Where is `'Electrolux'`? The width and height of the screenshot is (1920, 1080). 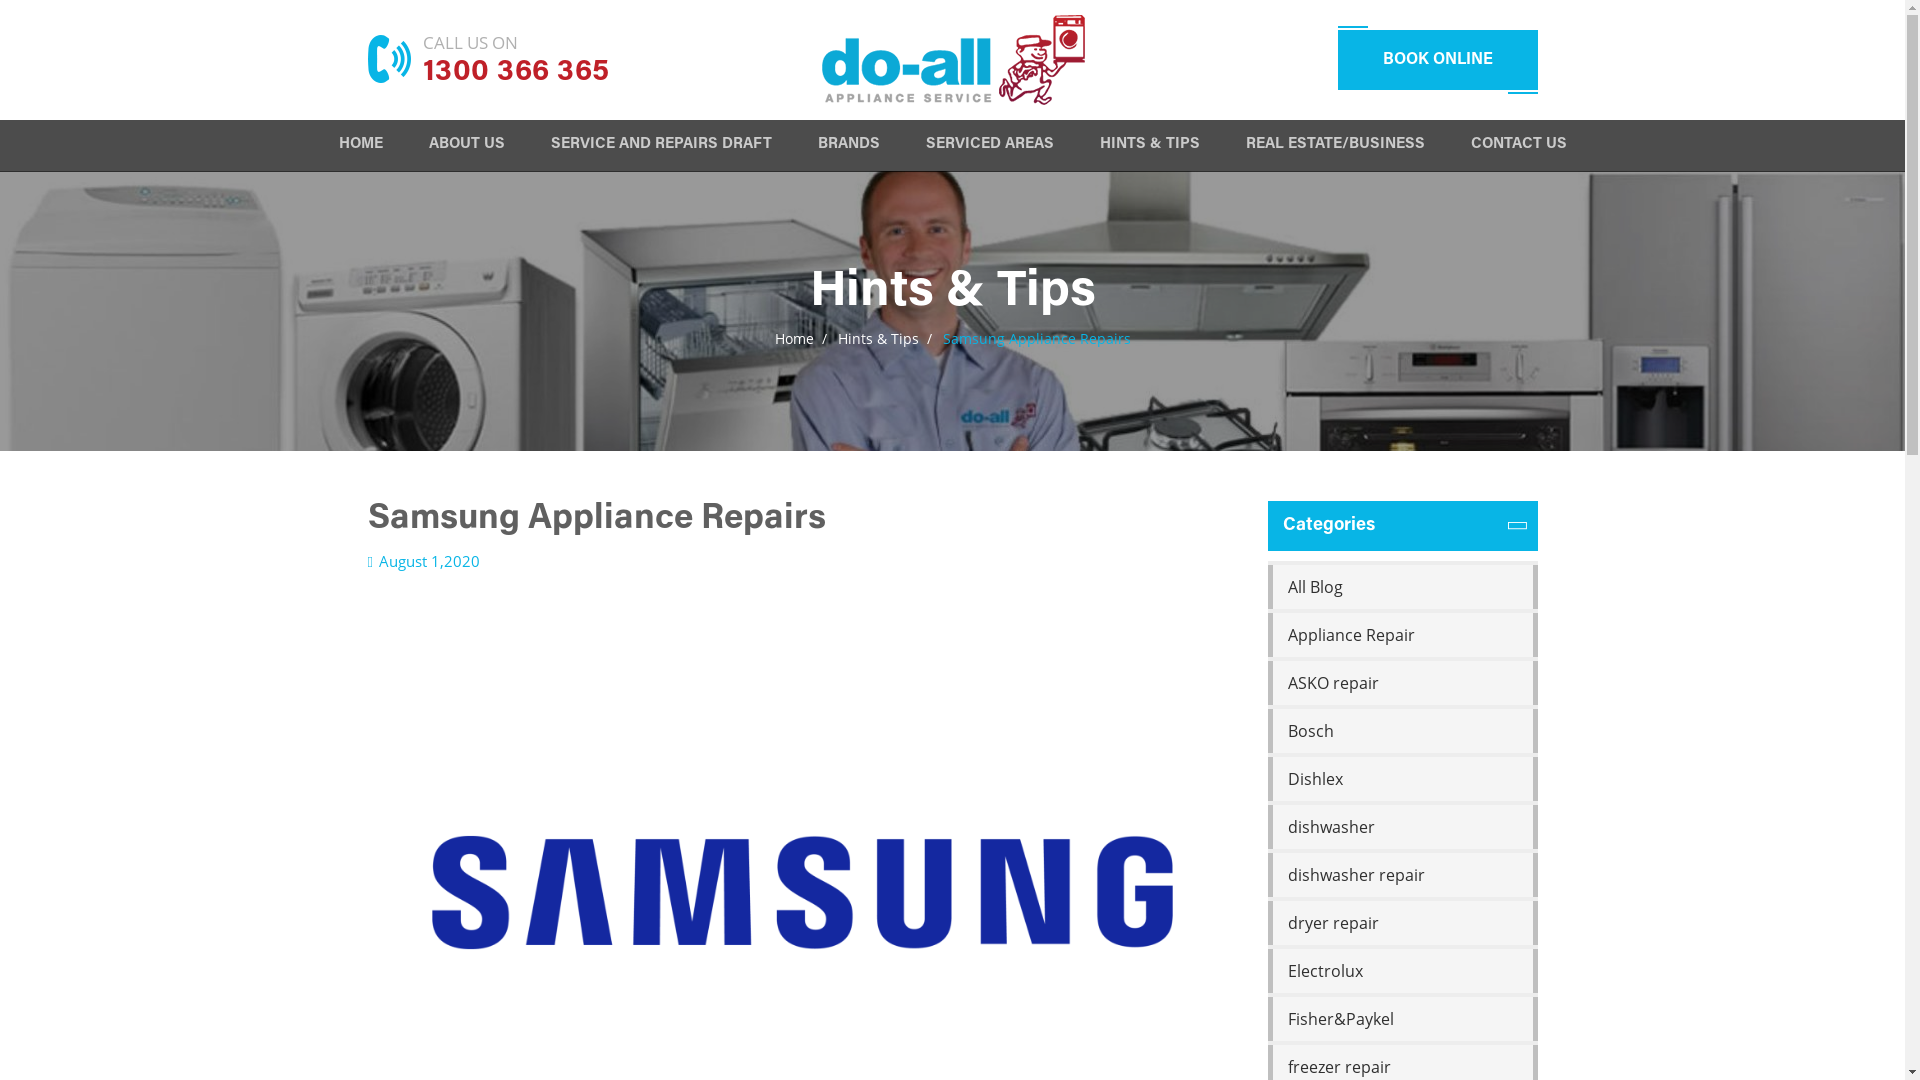
'Electrolux' is located at coordinates (1401, 970).